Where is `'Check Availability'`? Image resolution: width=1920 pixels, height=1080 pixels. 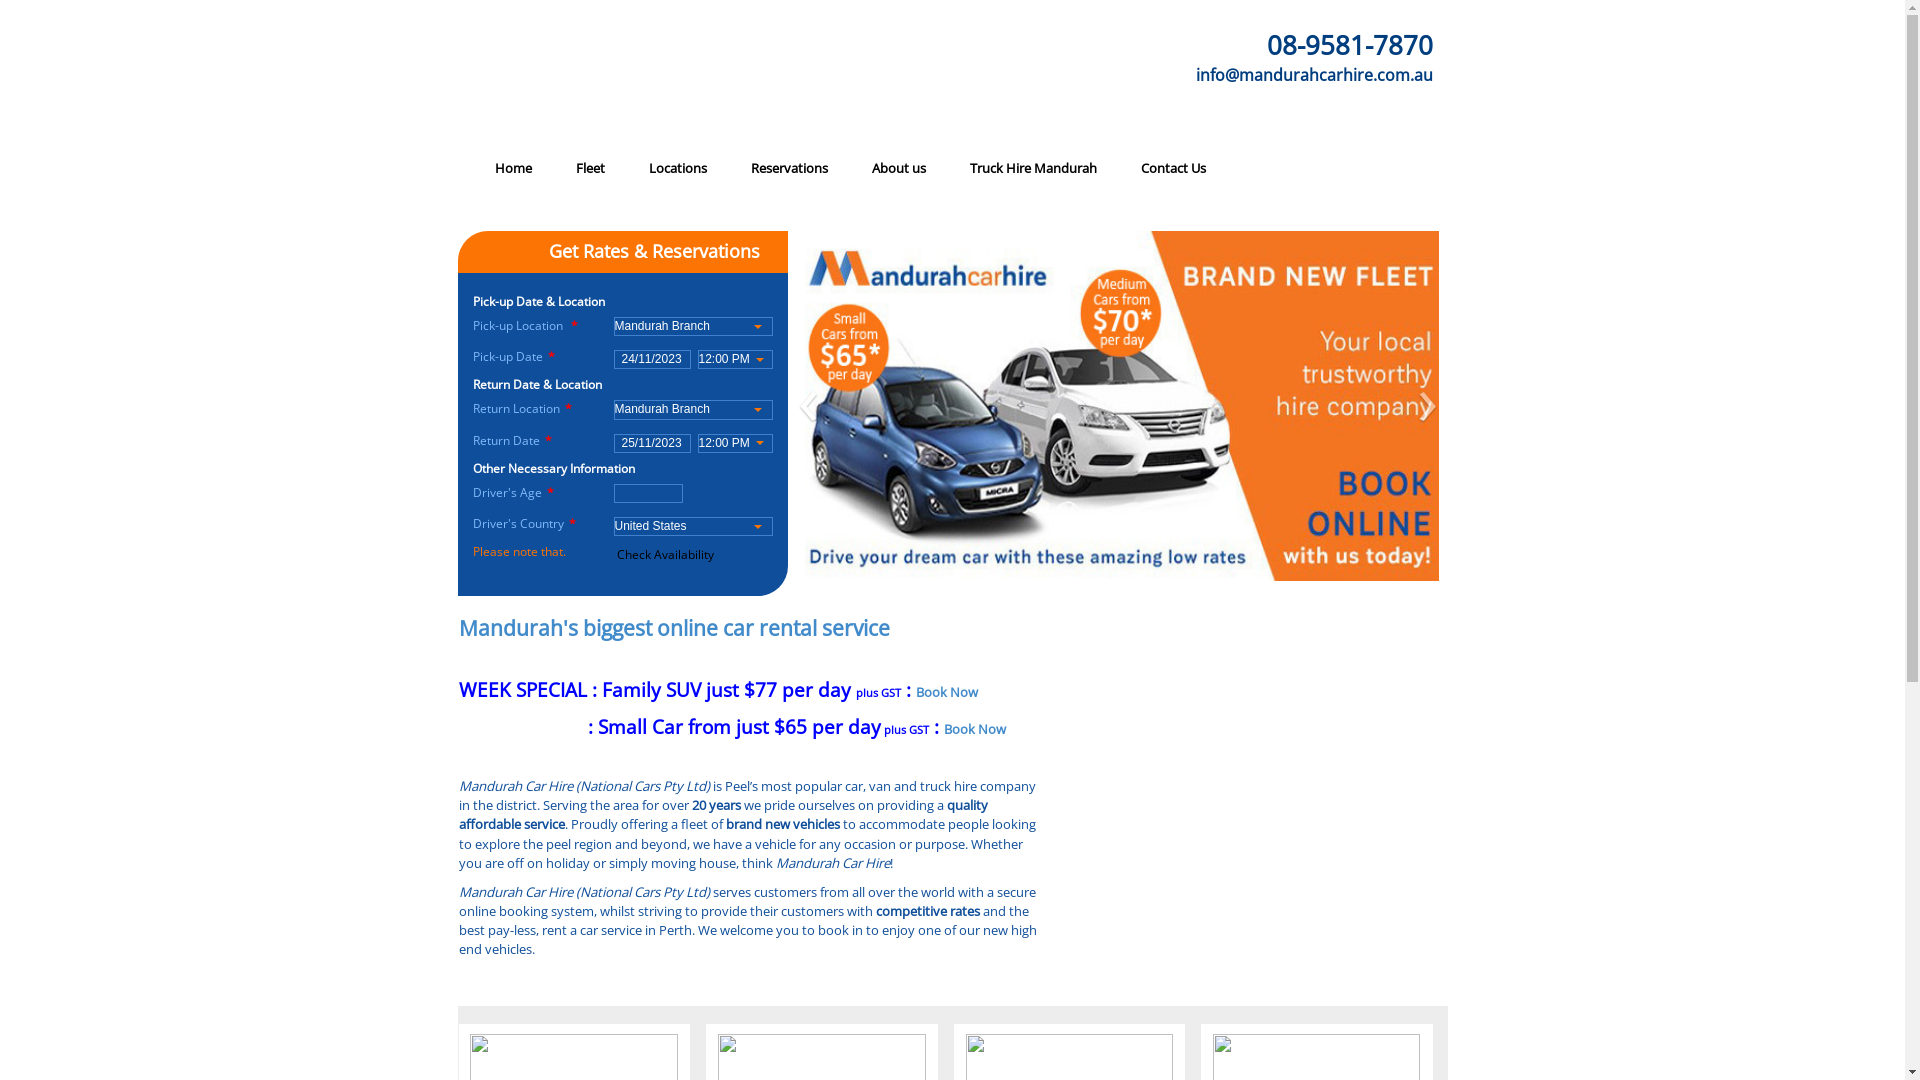 'Check Availability' is located at coordinates (613, 554).